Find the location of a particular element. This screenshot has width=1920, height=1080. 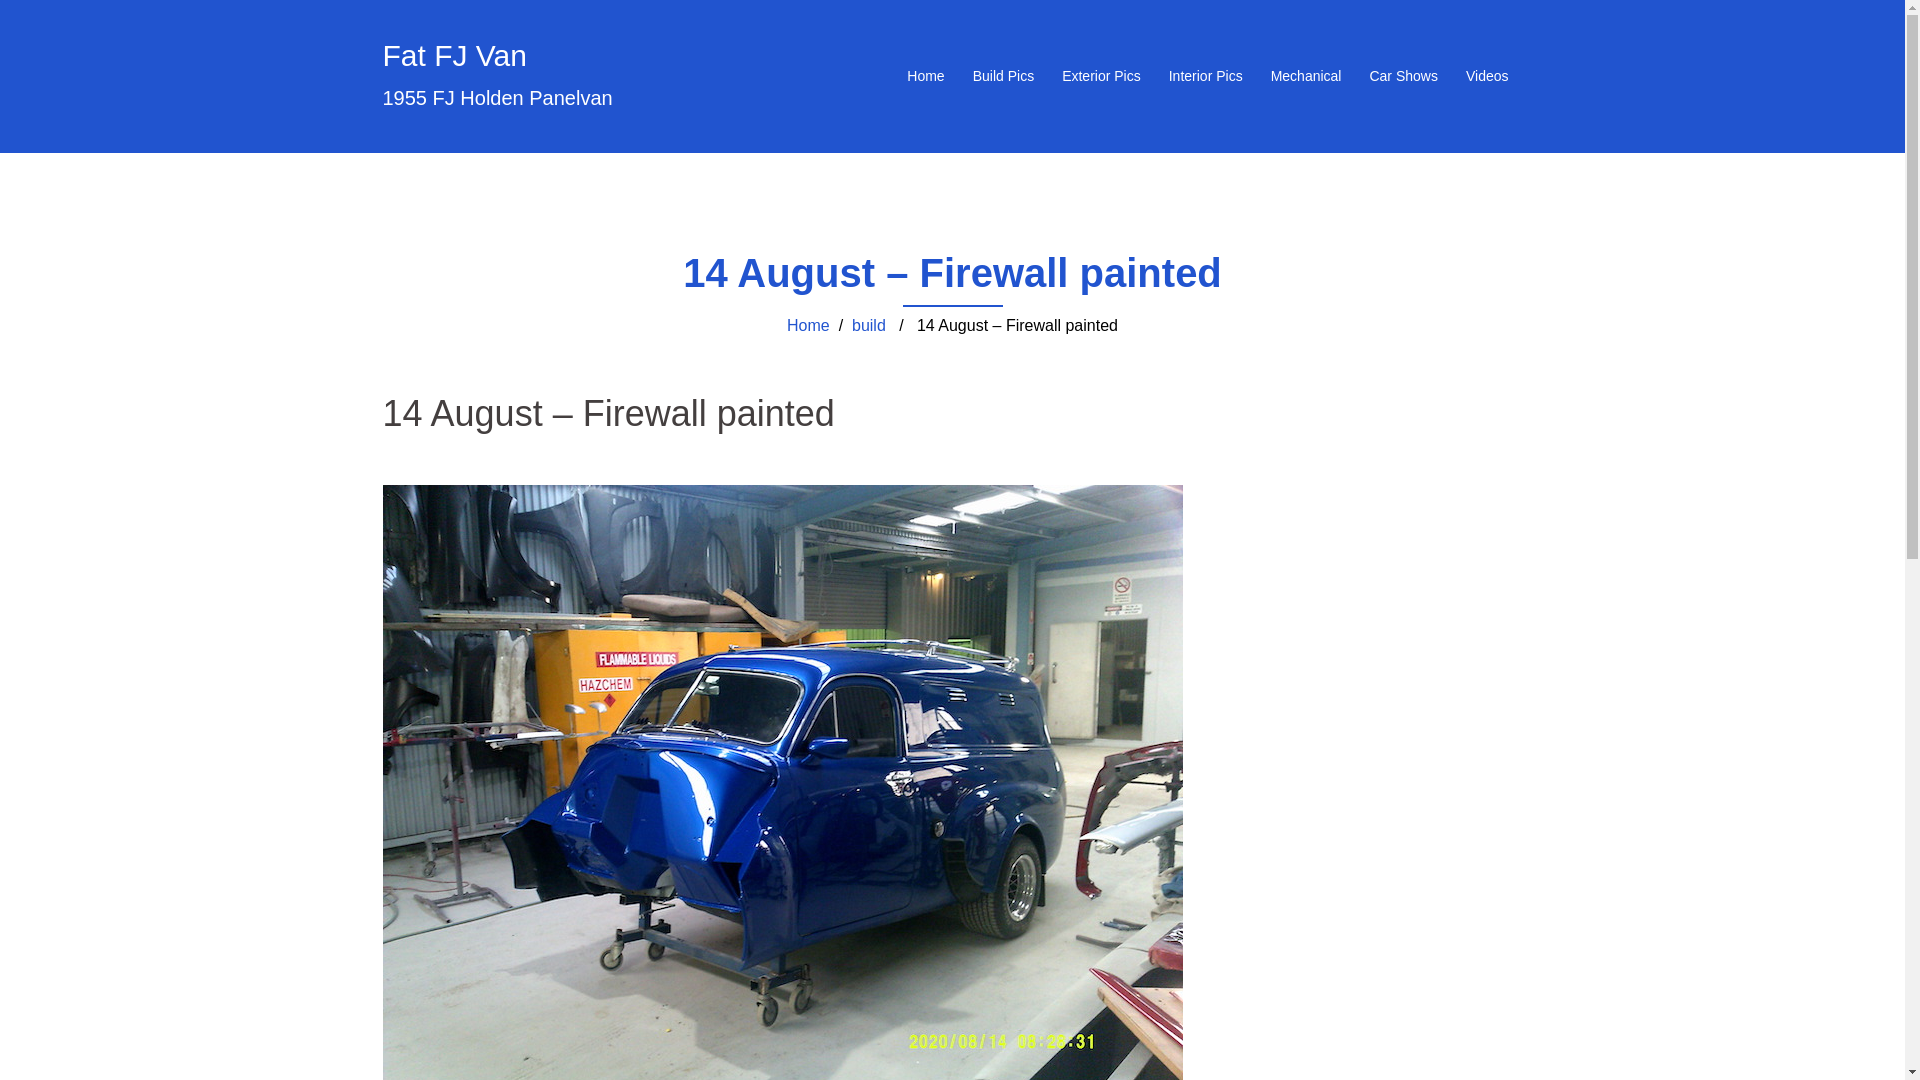

'Home' is located at coordinates (808, 324).